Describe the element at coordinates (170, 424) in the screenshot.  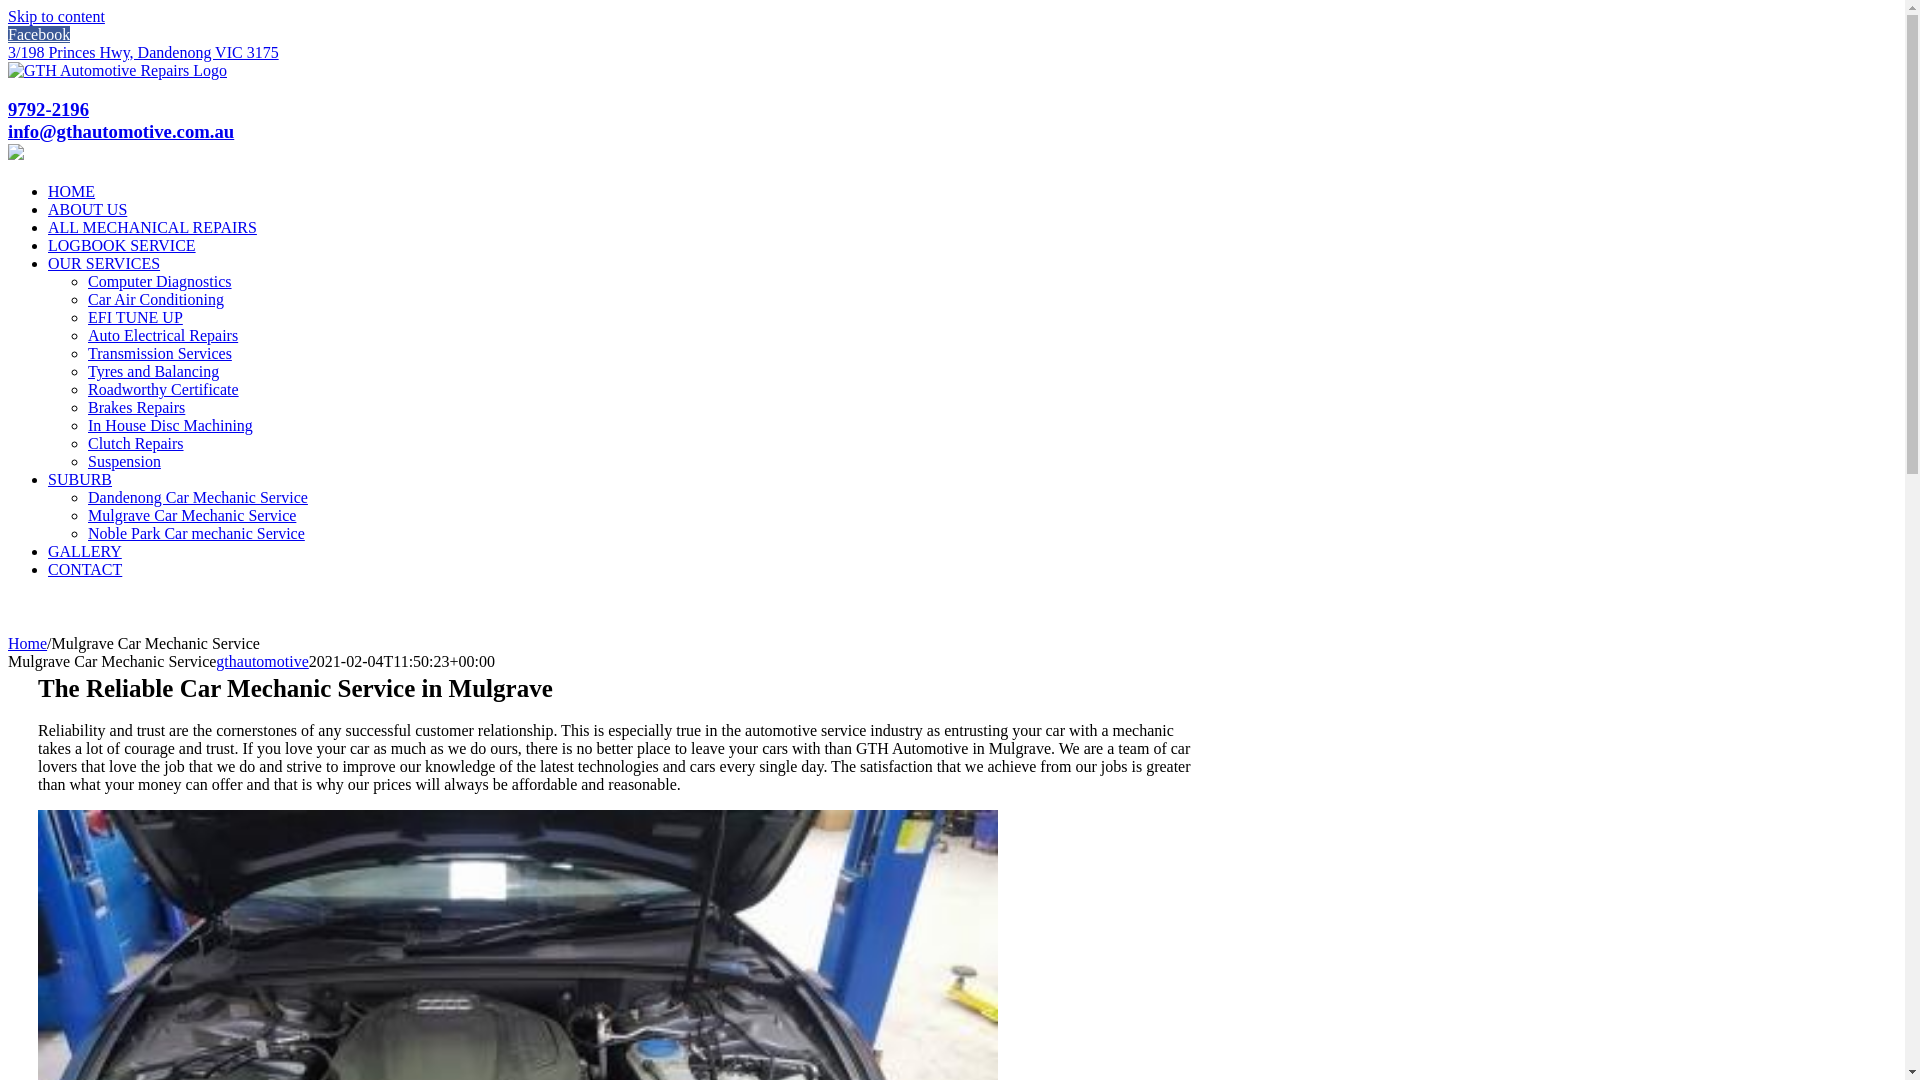
I see `'In House Disc Machining'` at that location.